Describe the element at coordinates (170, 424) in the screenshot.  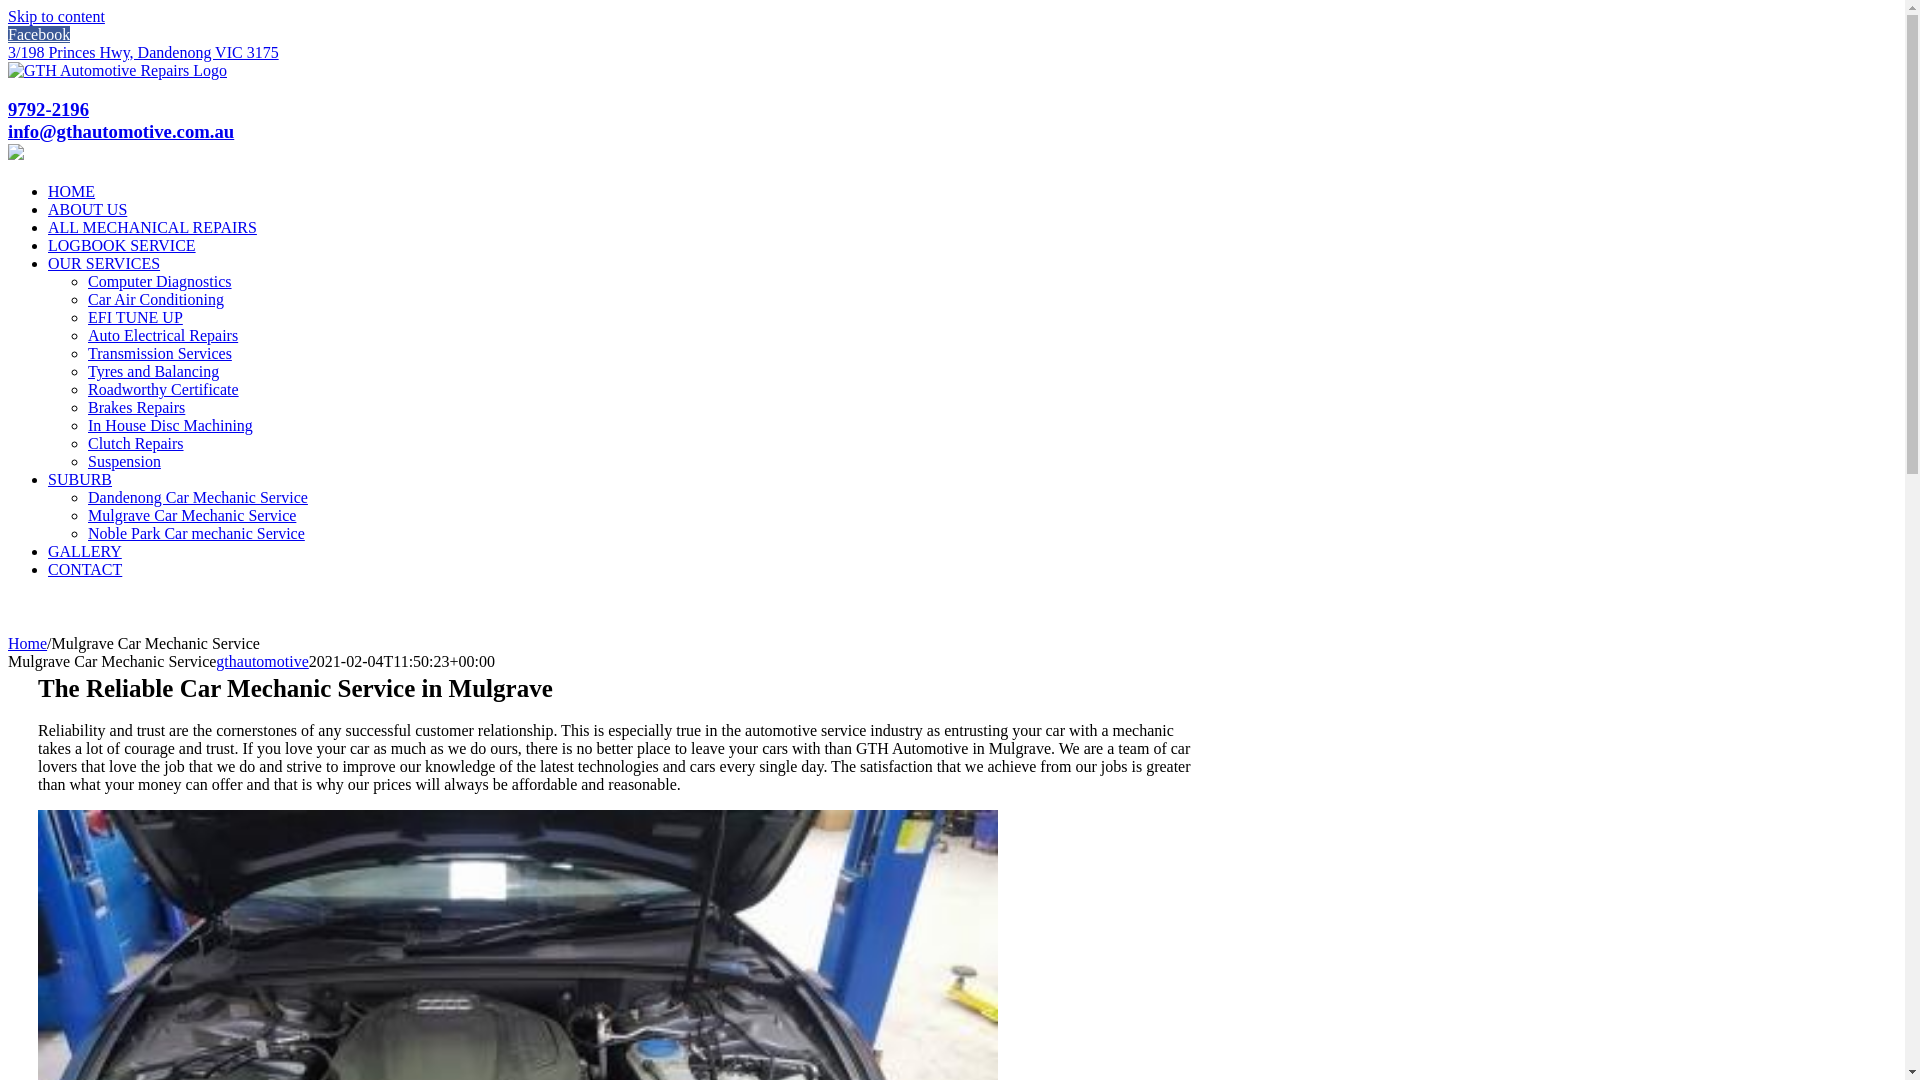
I see `'In House Disc Machining'` at that location.